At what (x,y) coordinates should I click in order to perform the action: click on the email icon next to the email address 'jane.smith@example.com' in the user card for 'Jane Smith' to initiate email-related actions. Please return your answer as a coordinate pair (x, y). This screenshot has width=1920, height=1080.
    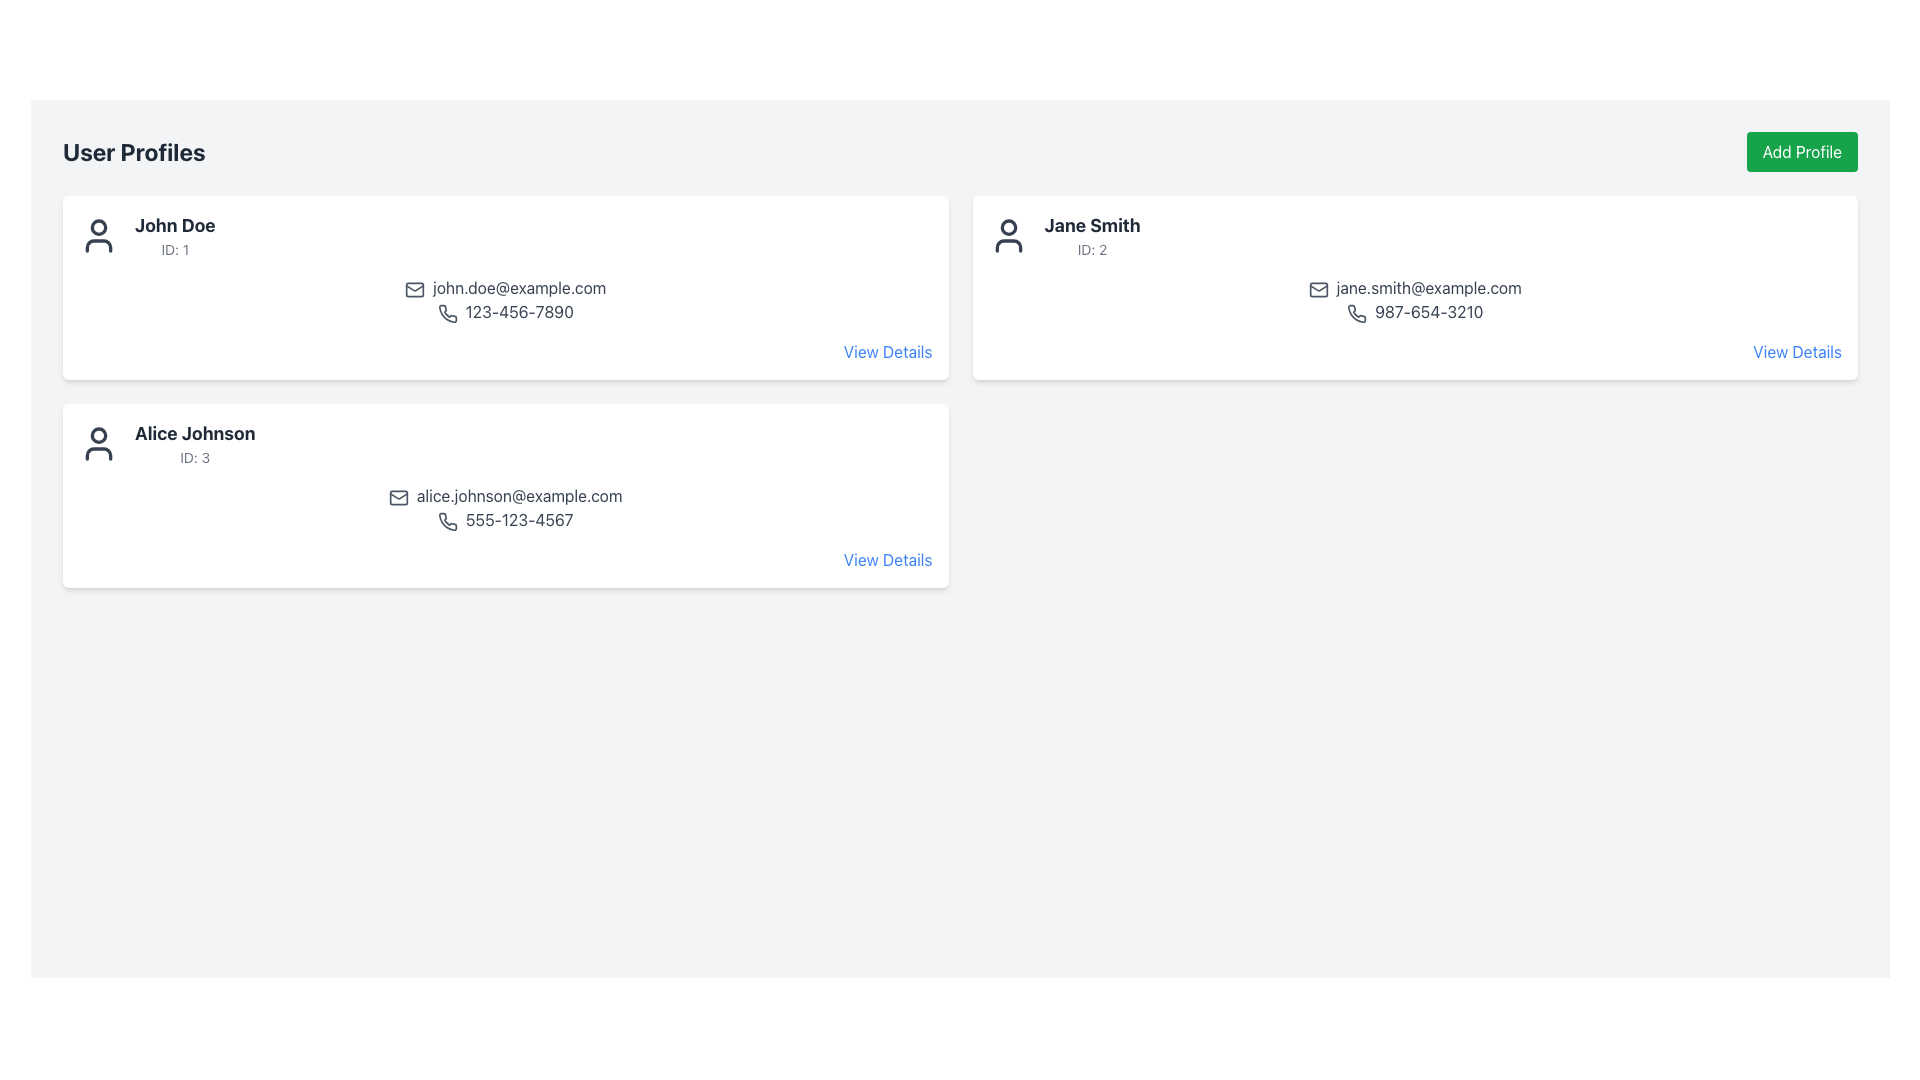
    Looking at the image, I should click on (1318, 289).